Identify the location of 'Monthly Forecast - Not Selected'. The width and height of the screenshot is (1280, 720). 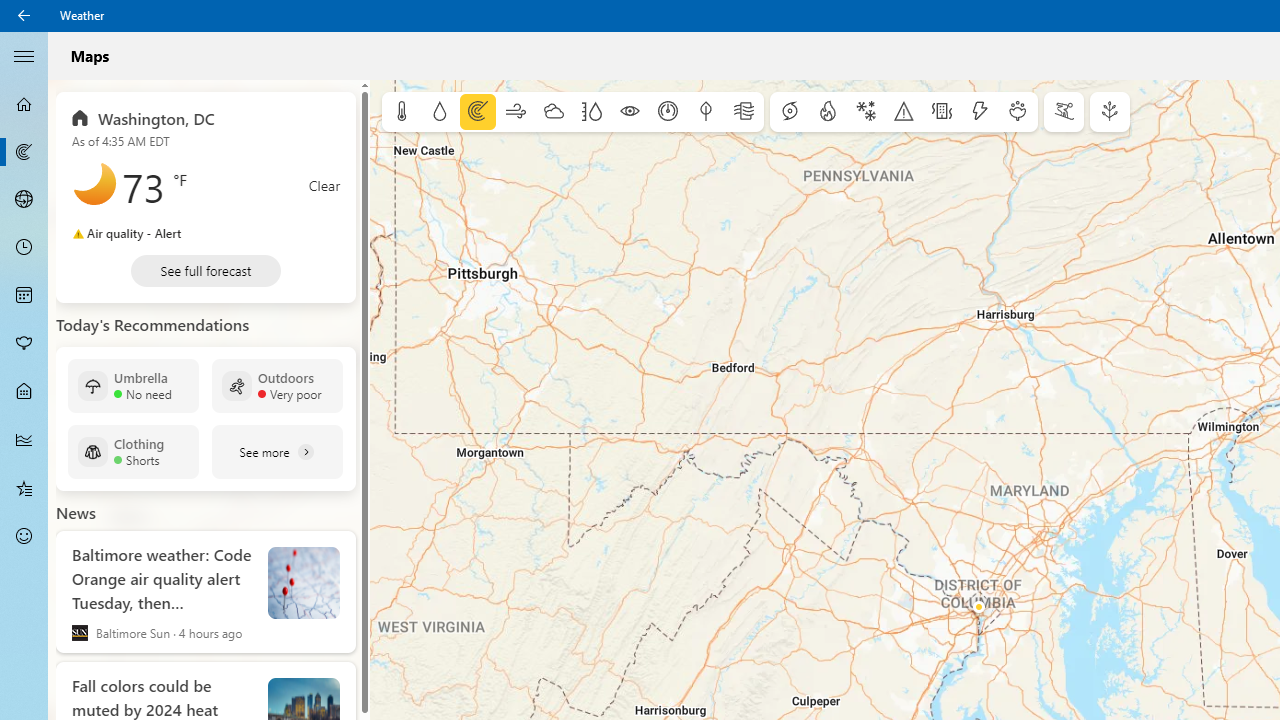
(24, 295).